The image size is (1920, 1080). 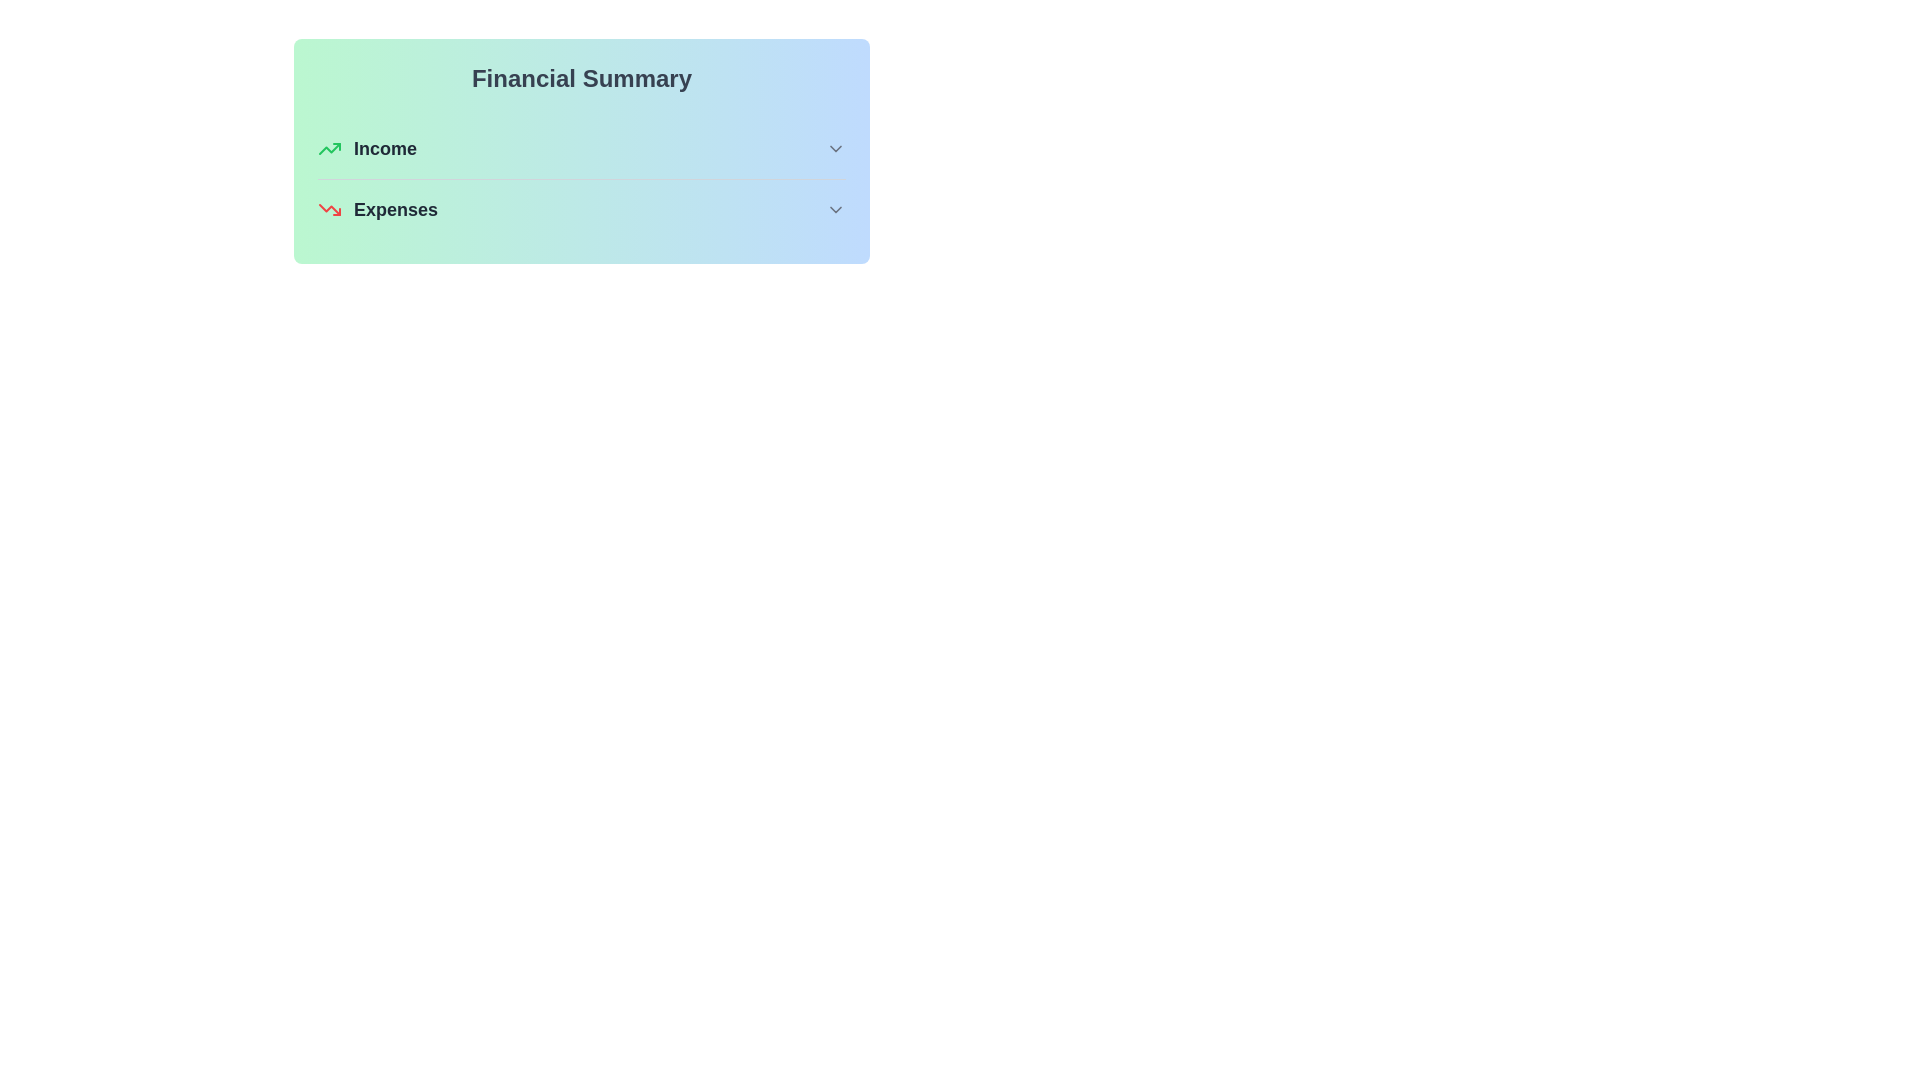 I want to click on the upward trending arrow icon in the SVG representing 'Income' located in the top-left of the 'Financial Summary' section, so click(x=330, y=148).